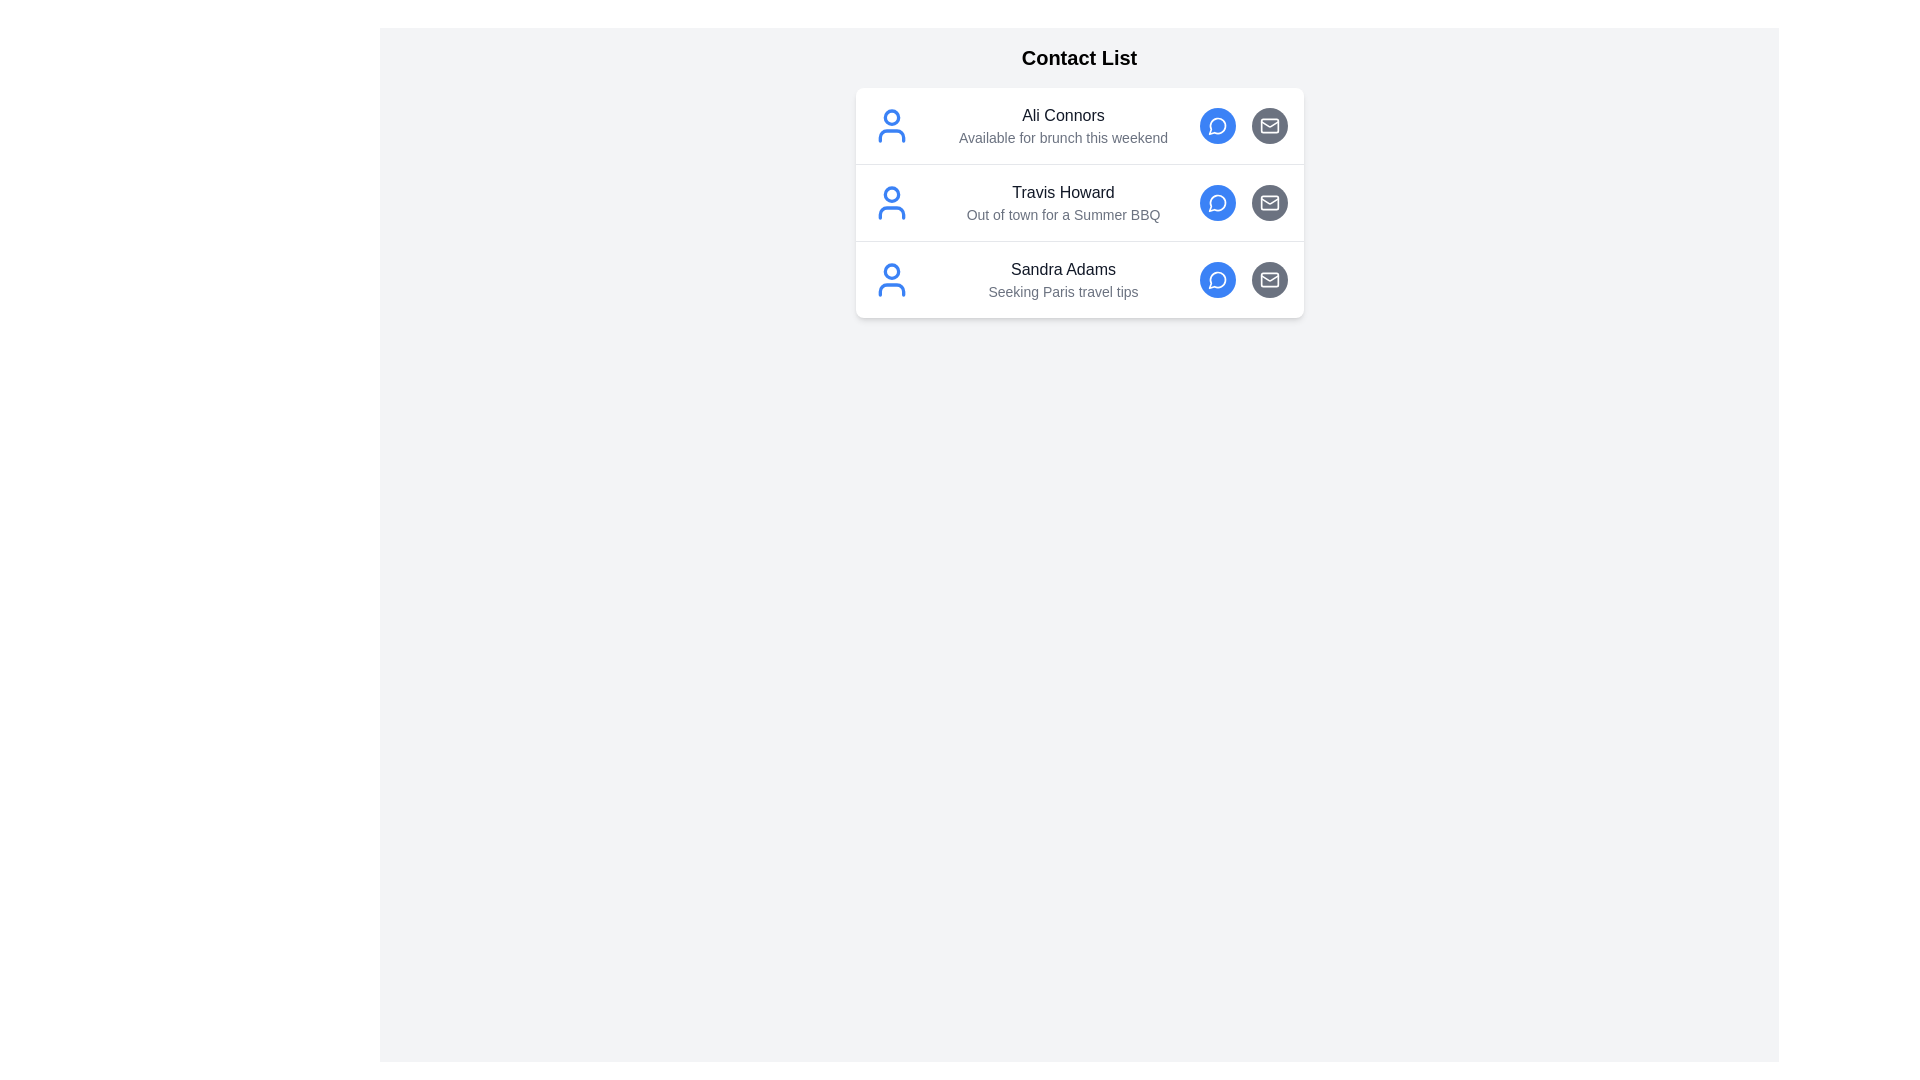 The image size is (1920, 1080). I want to click on the topmost contact list item under the 'Contact List' heading, so click(1062, 126).